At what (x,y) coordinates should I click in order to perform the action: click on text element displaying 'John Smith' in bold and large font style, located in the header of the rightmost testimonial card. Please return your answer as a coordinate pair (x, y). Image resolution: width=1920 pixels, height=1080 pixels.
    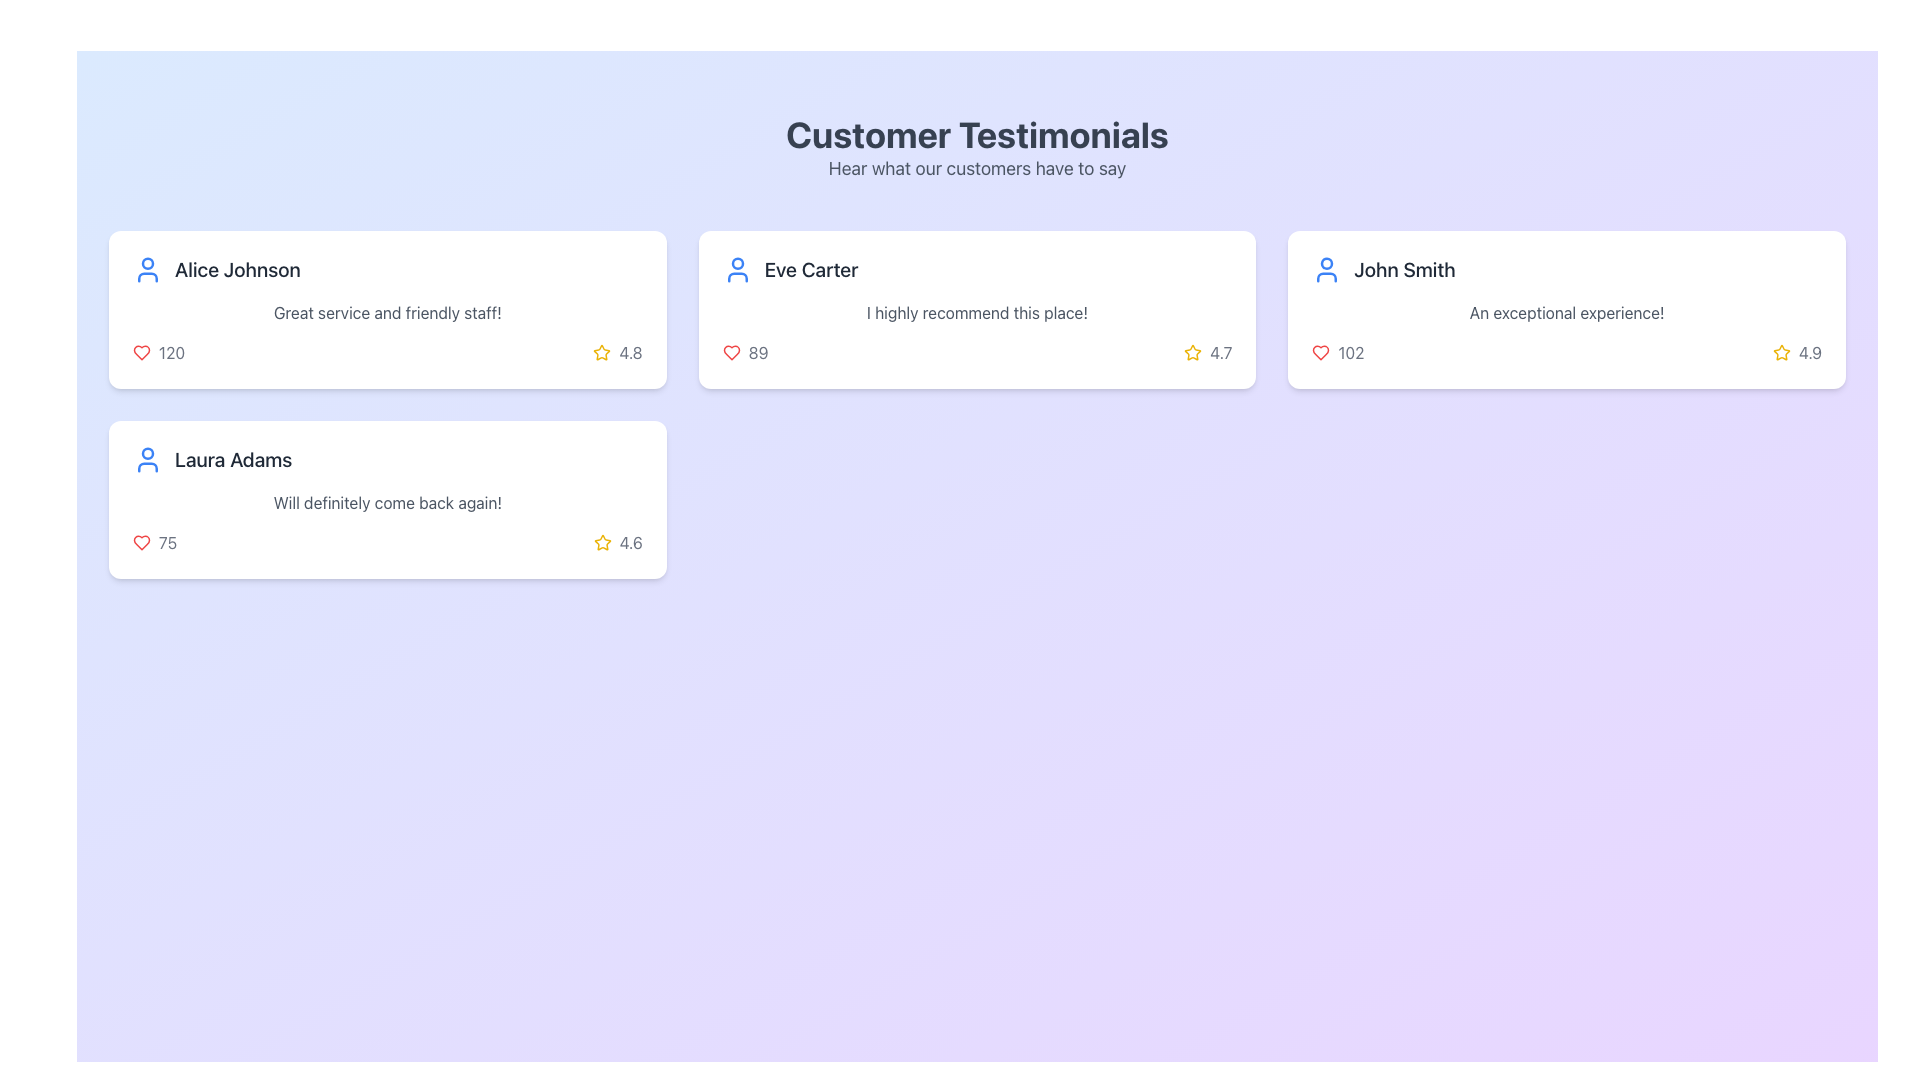
    Looking at the image, I should click on (1404, 270).